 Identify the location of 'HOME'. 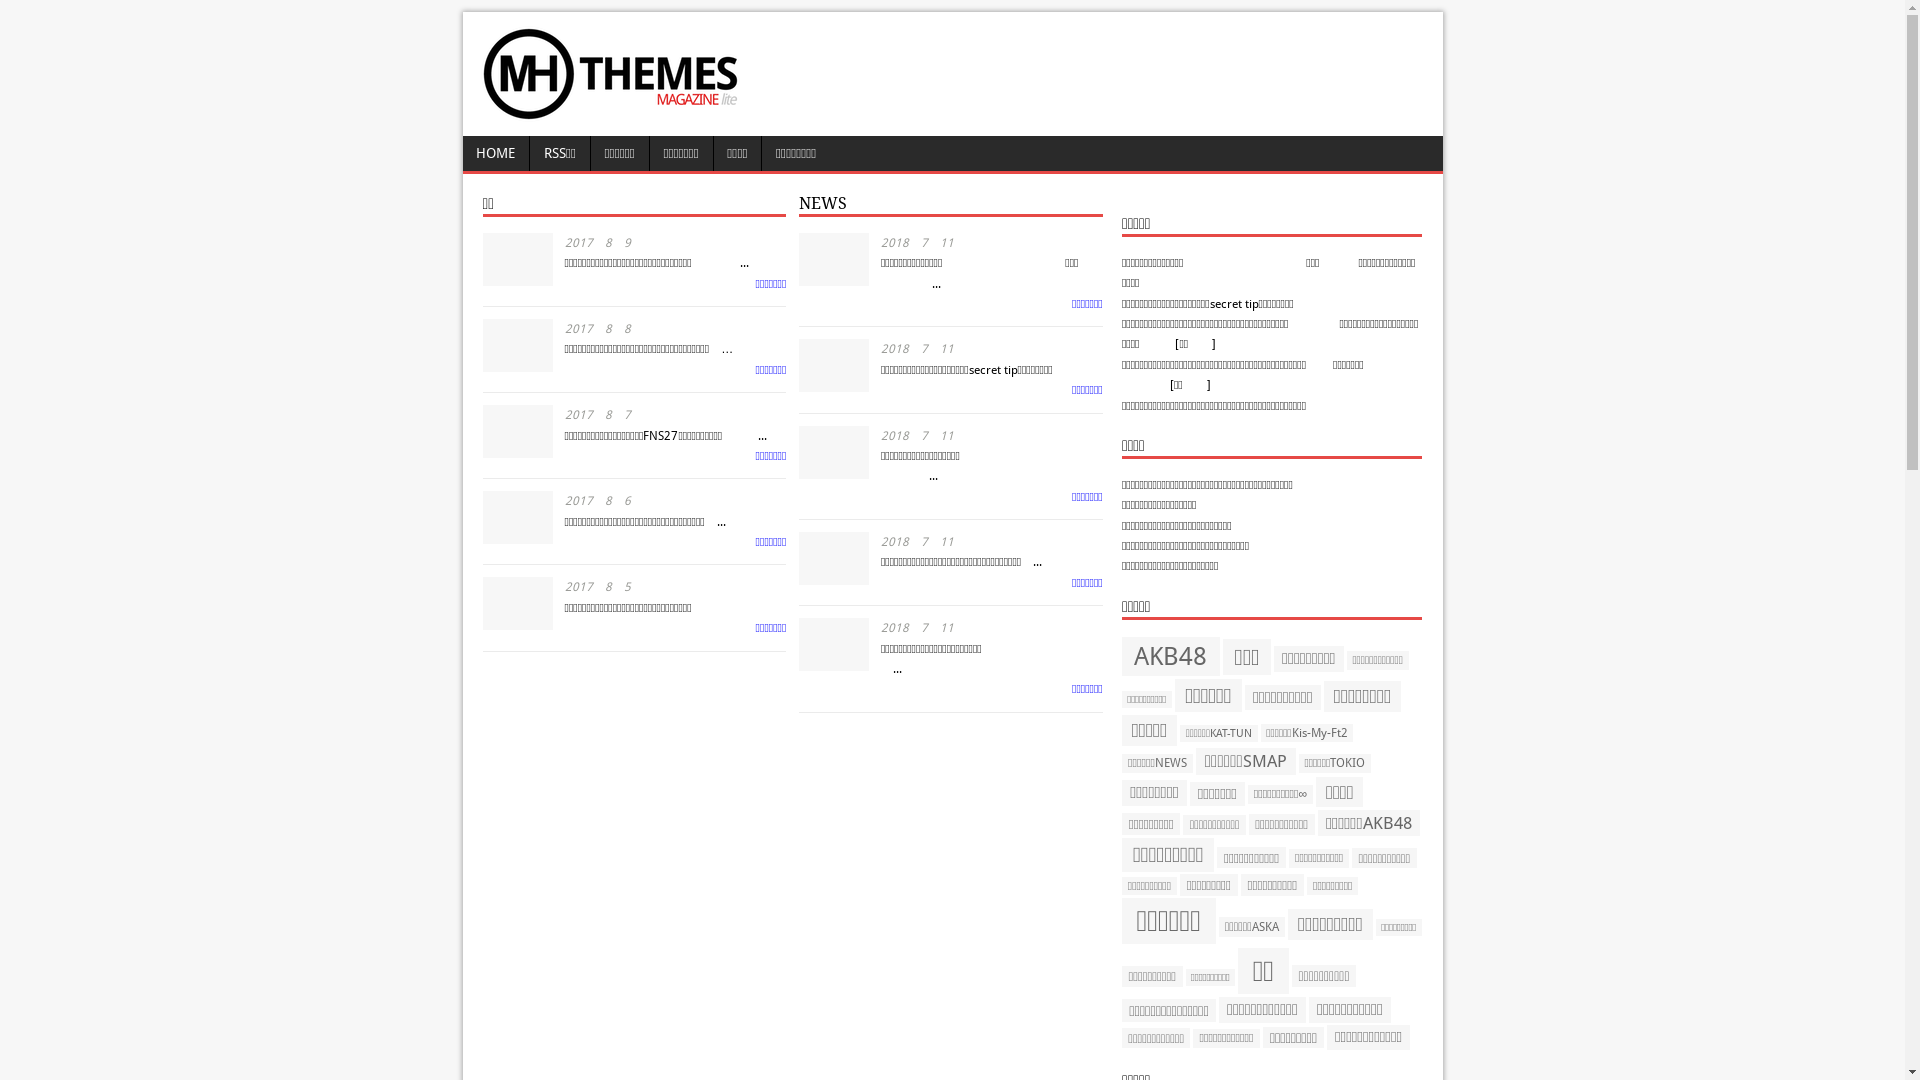
(460, 152).